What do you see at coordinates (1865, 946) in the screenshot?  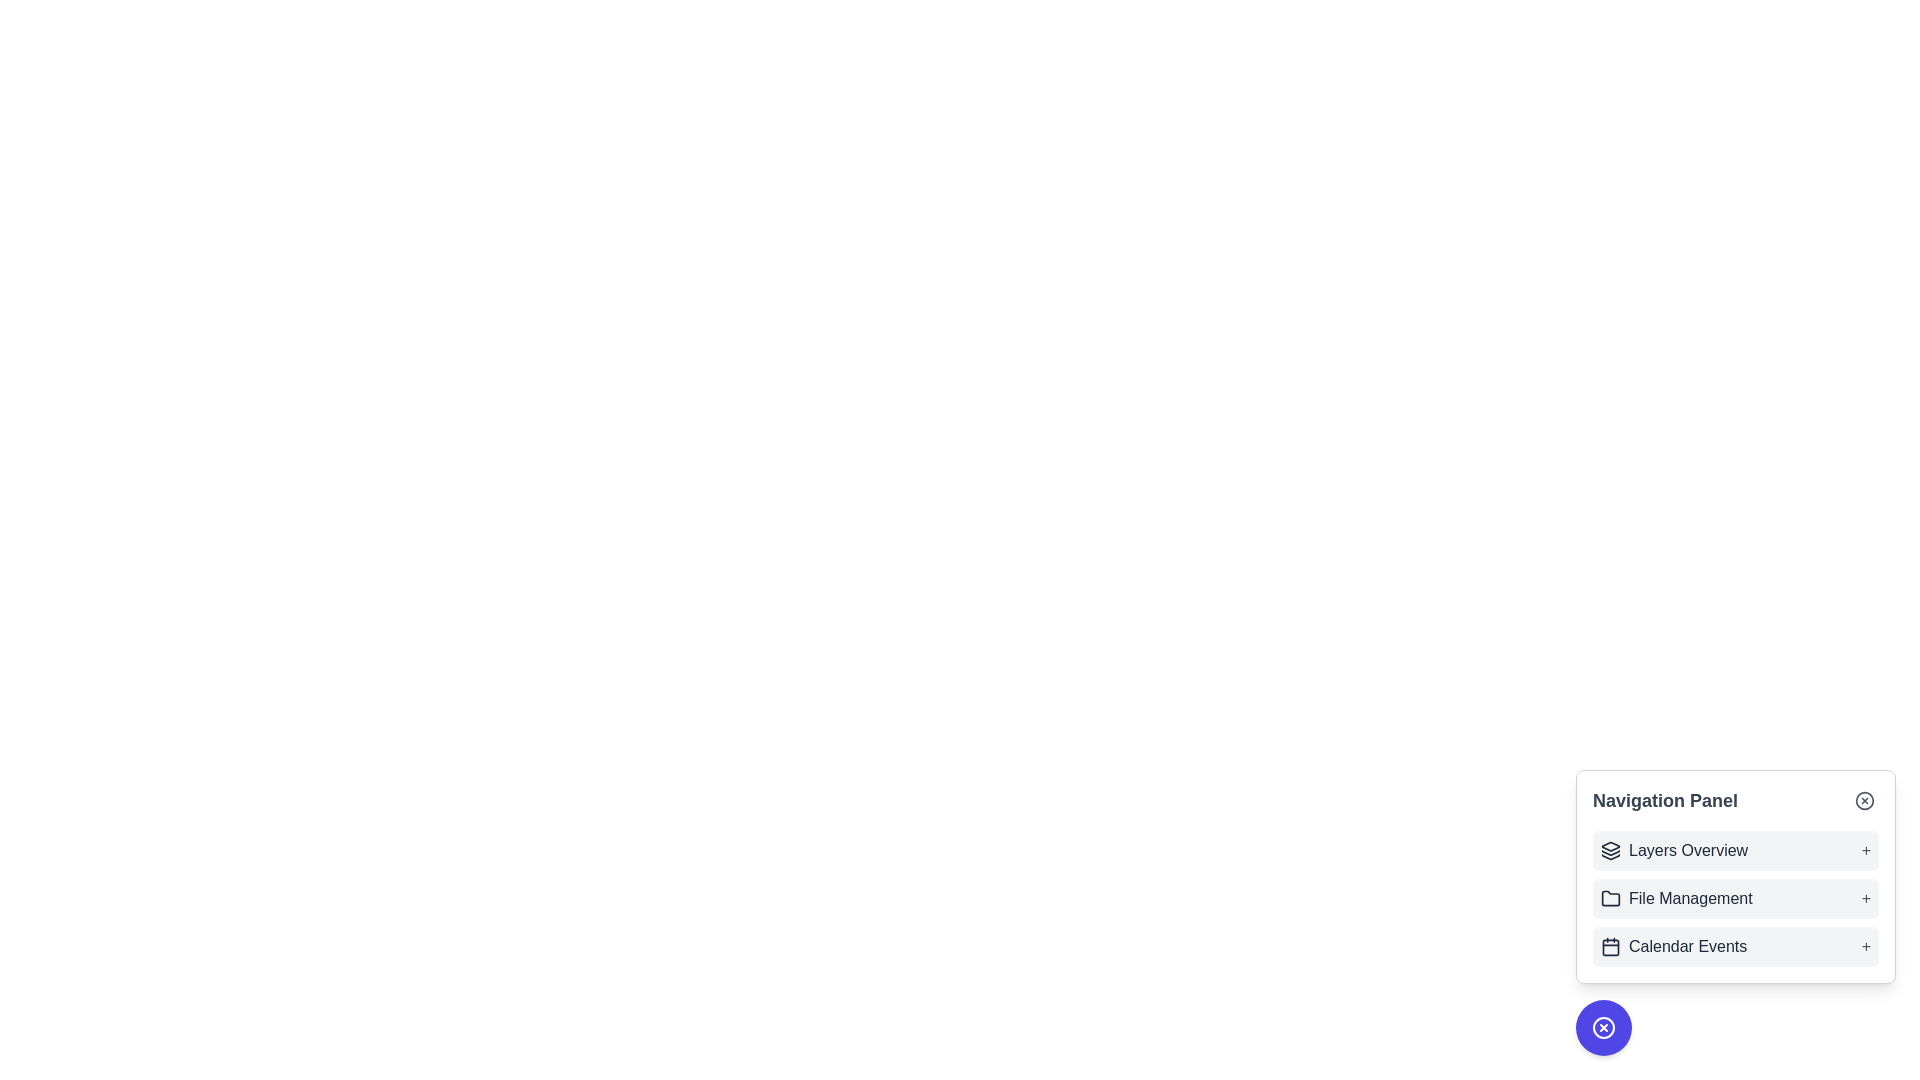 I see `the '+' button located on the far-right side of the 'Calendar Events' section in the vertical navigation menu` at bounding box center [1865, 946].